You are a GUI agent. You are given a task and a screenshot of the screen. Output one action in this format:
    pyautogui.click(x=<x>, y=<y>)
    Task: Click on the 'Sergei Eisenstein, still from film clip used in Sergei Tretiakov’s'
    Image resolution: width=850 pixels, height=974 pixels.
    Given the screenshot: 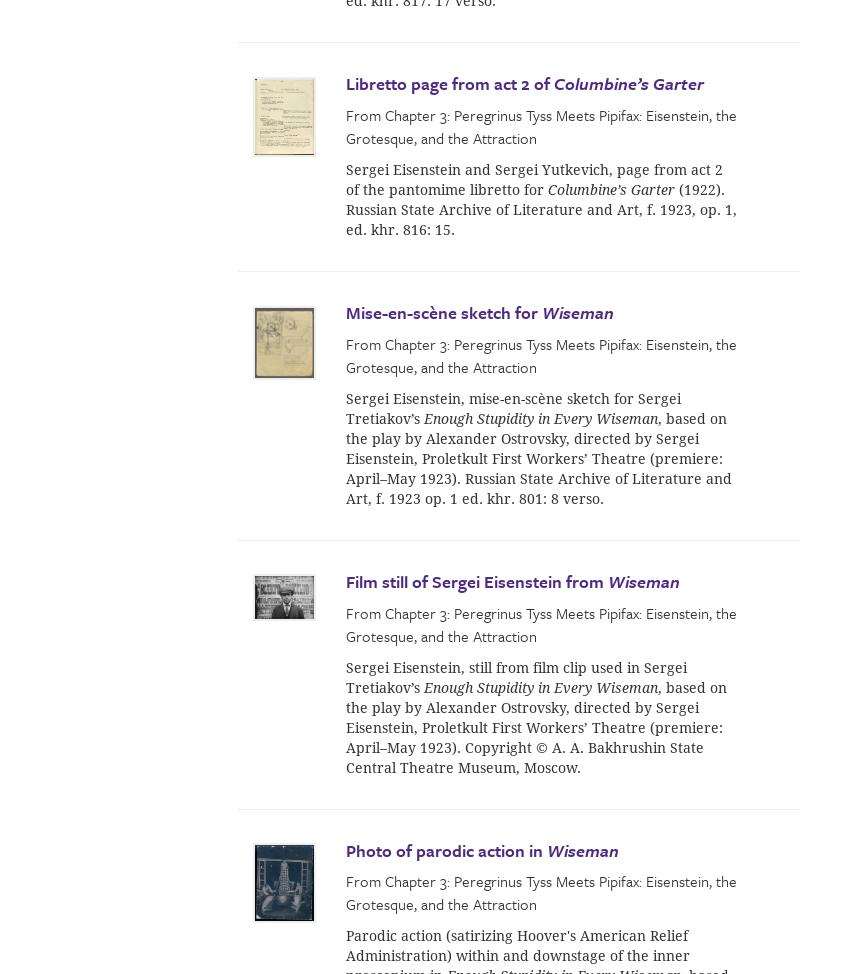 What is the action you would take?
    pyautogui.click(x=515, y=677)
    